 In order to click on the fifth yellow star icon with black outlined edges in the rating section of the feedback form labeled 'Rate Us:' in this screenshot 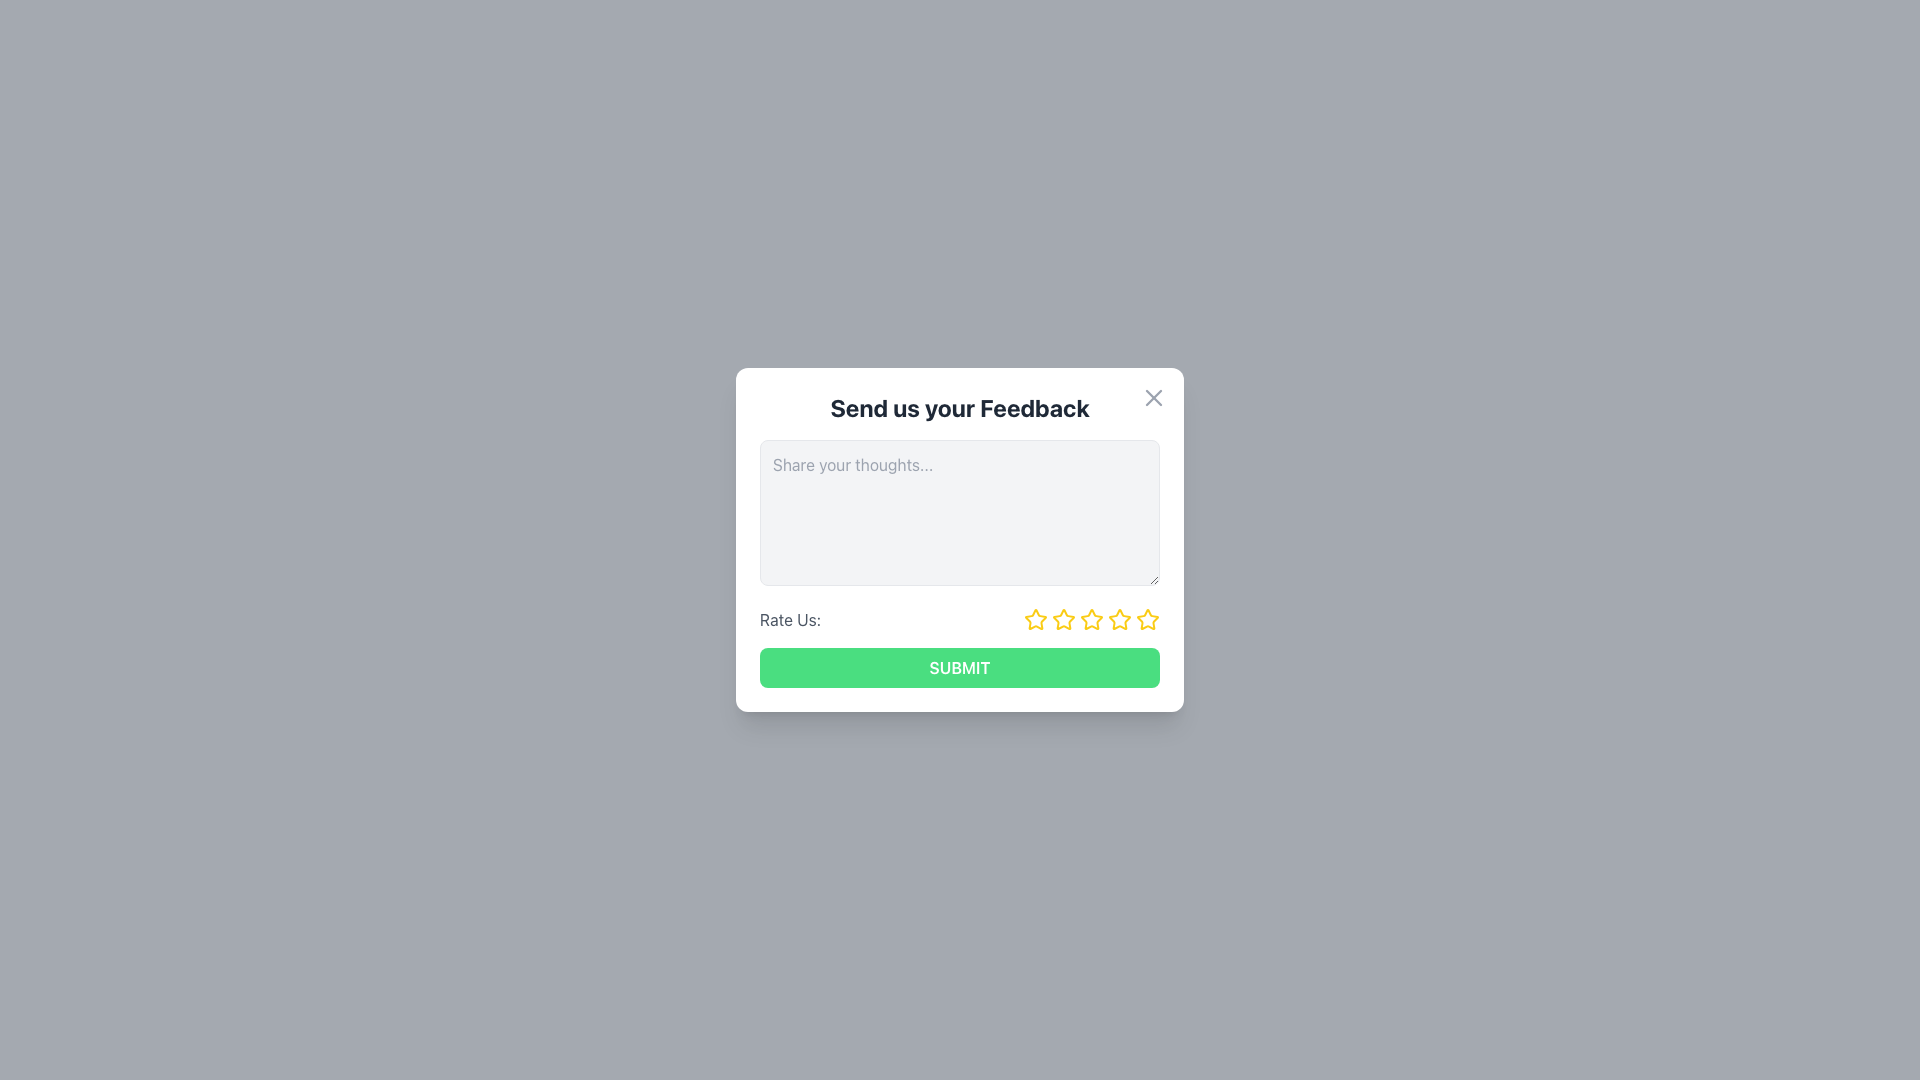, I will do `click(1118, 619)`.